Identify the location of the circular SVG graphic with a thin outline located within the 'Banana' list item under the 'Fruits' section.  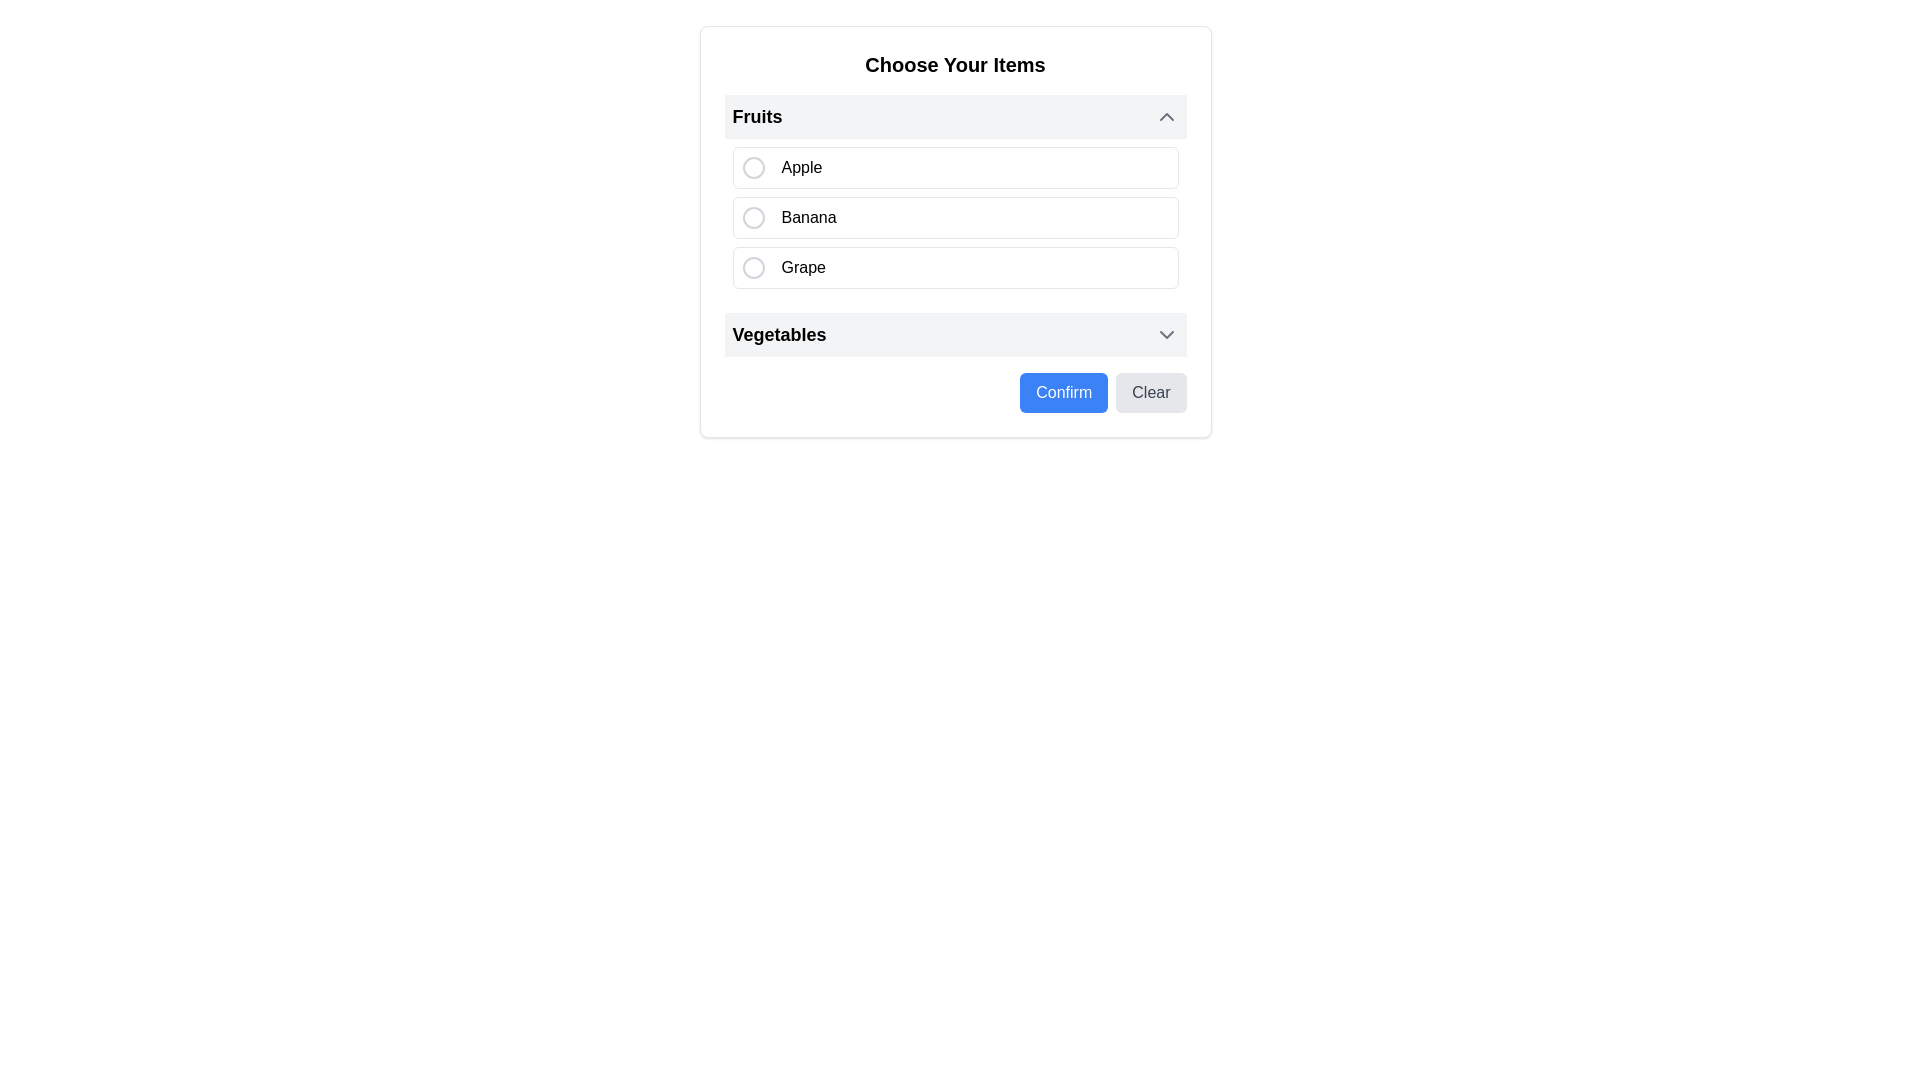
(752, 218).